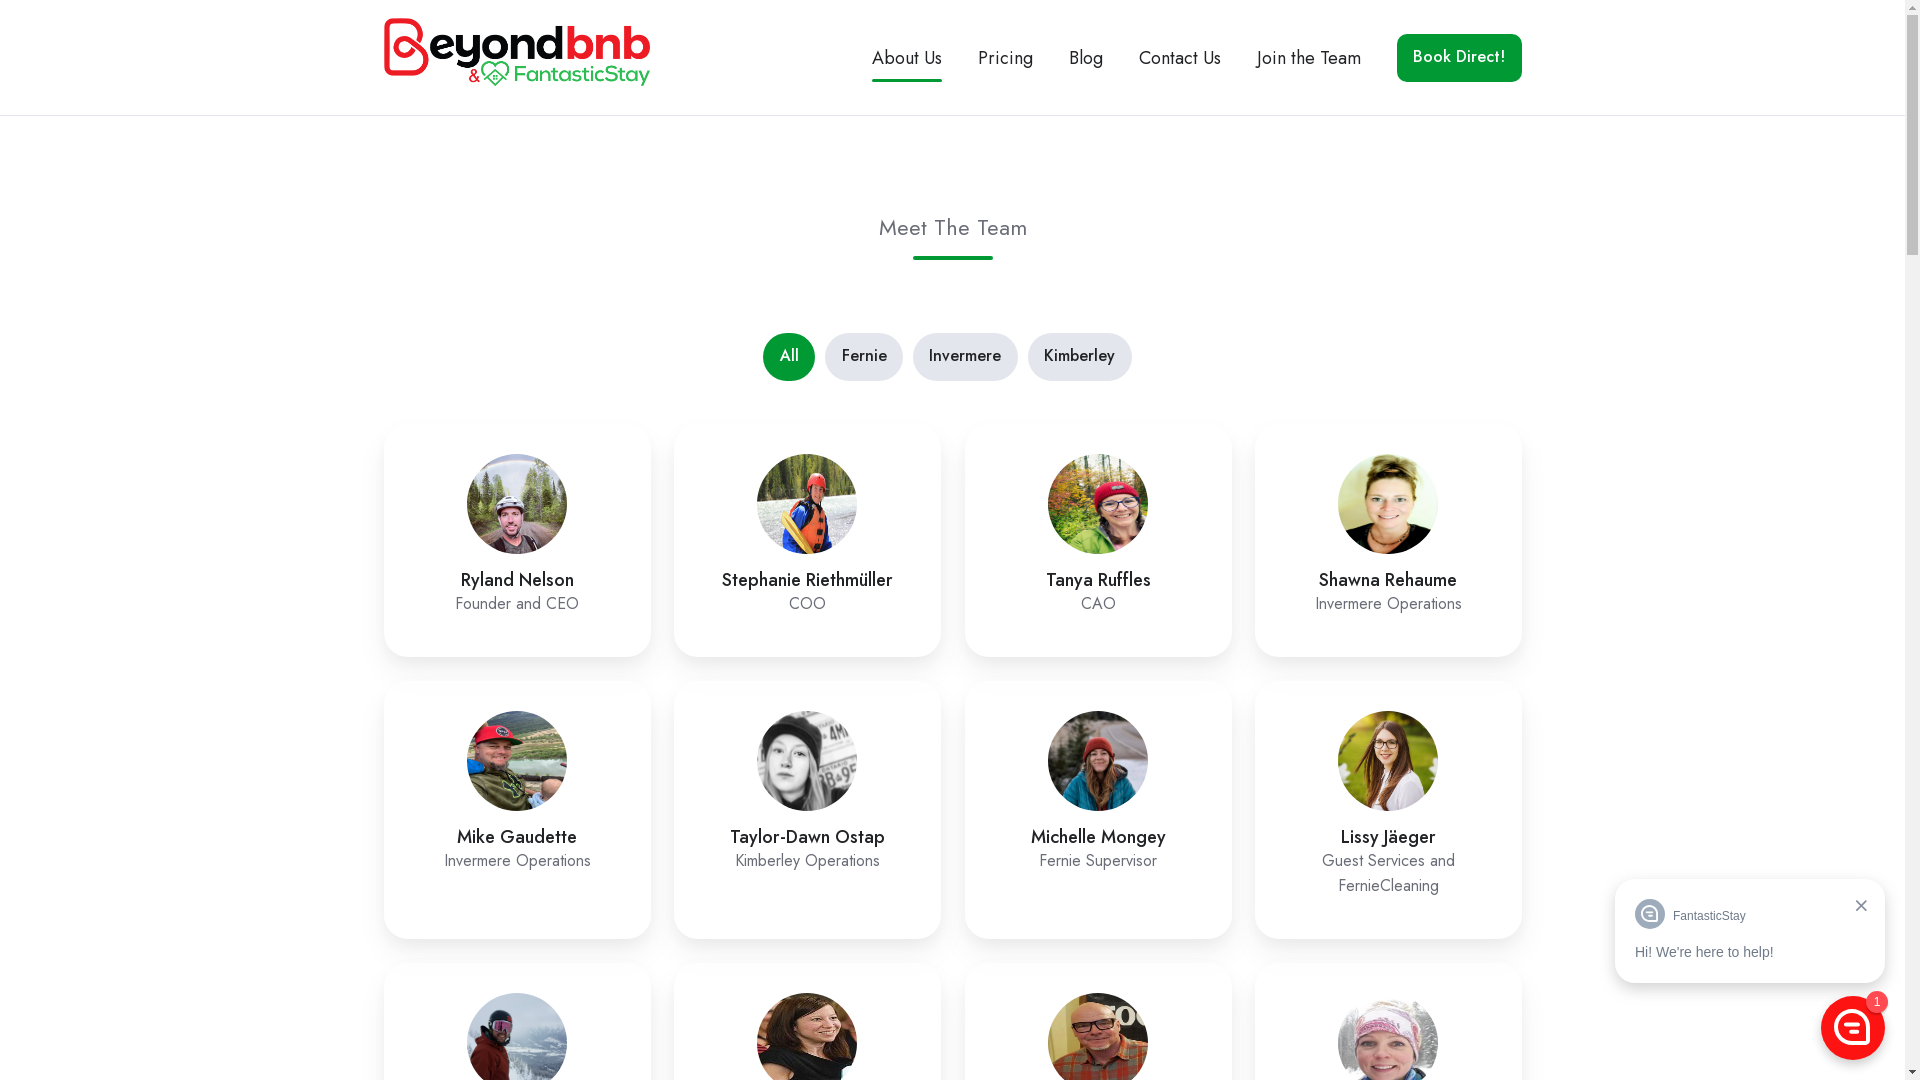  Describe the element at coordinates (1005, 56) in the screenshot. I see `'Pricing'` at that location.